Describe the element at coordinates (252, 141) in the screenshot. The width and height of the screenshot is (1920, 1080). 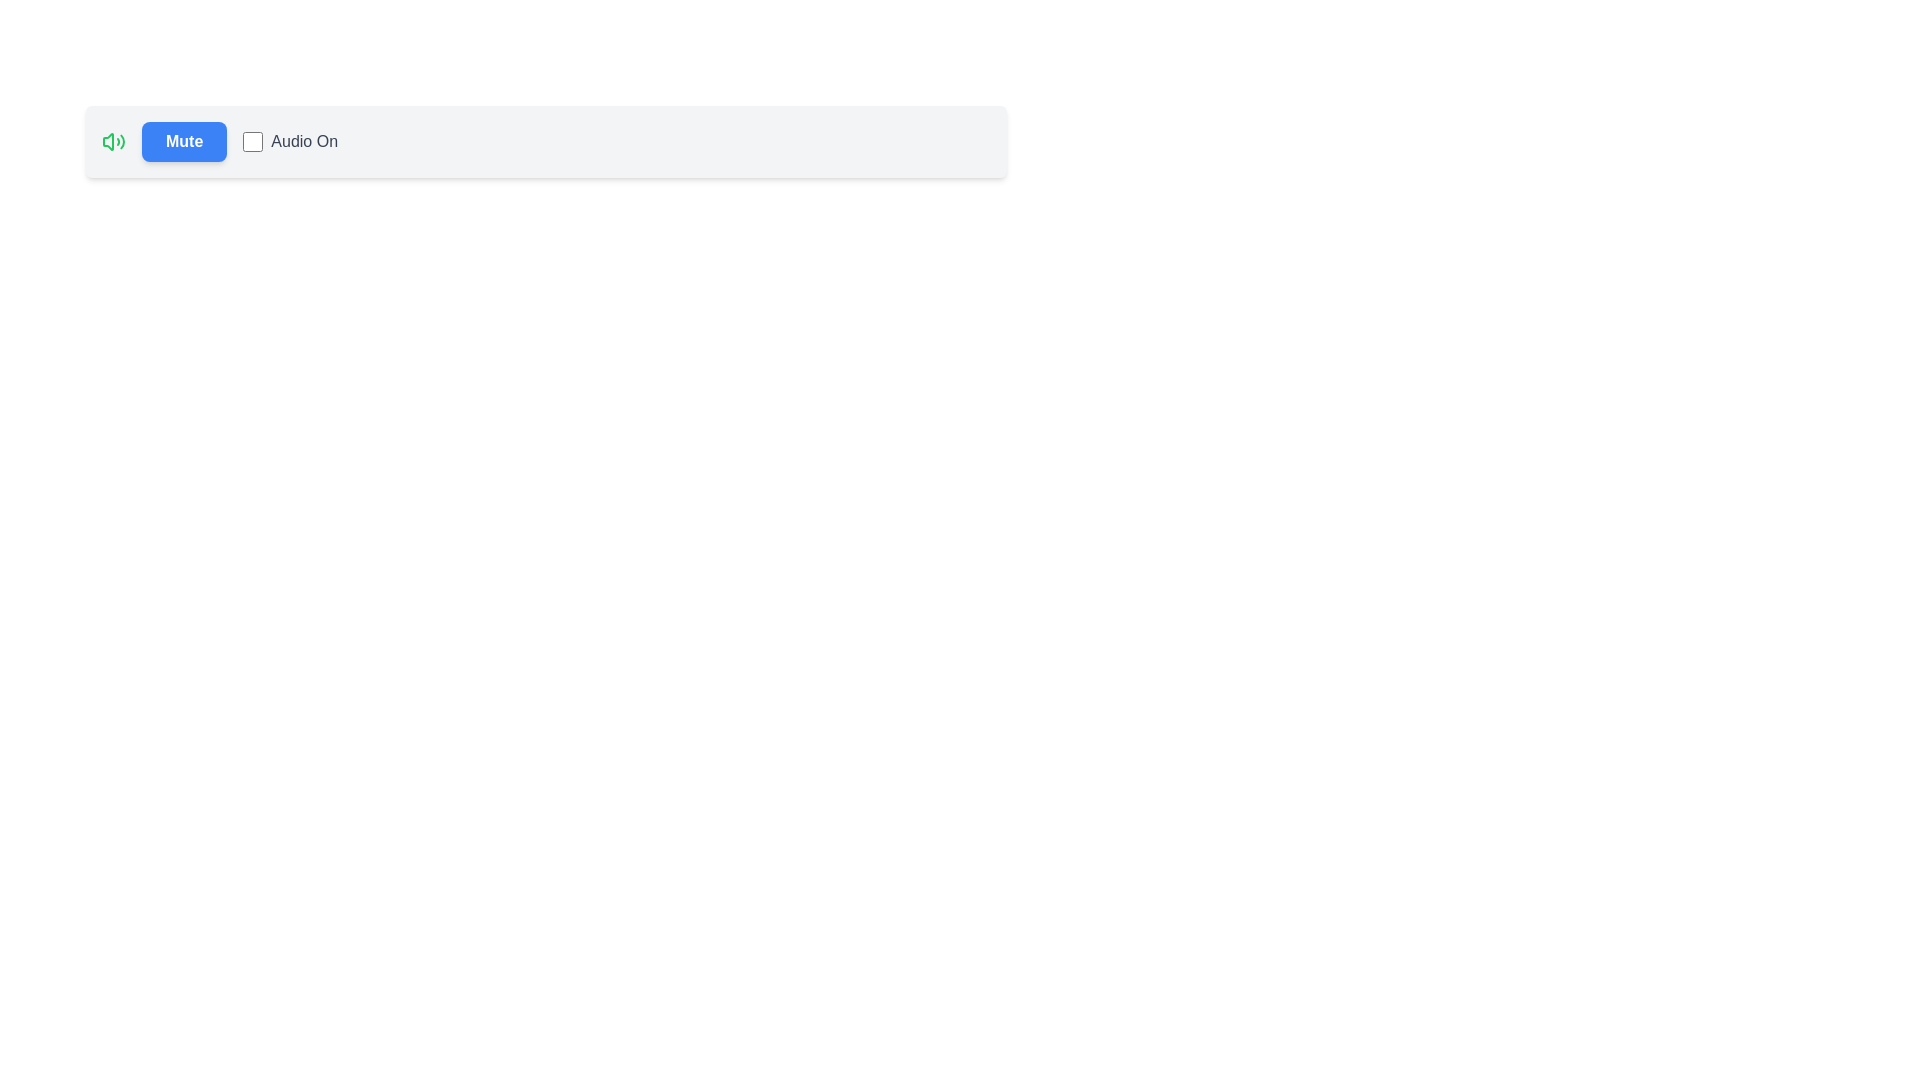
I see `the checkbox to toggle the mute state` at that location.